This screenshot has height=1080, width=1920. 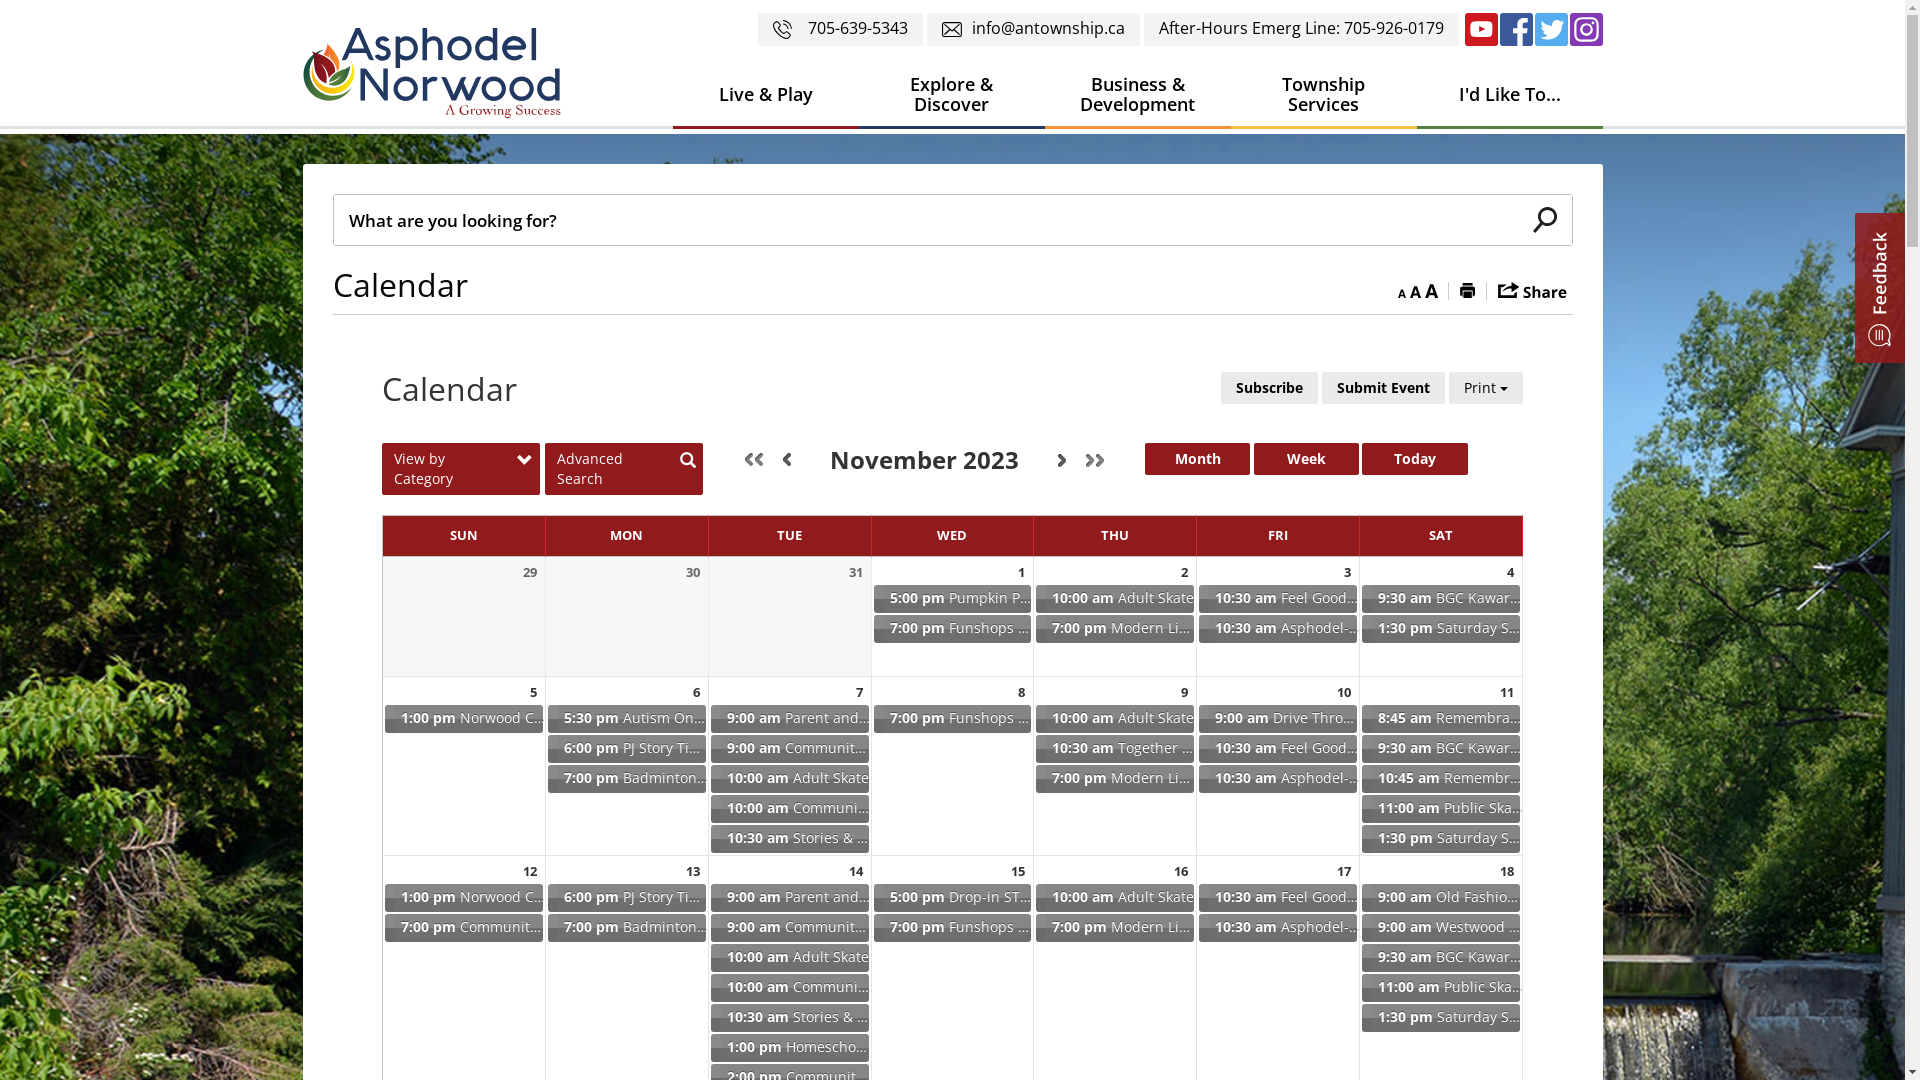 I want to click on 'Live & Play', so click(x=763, y=95).